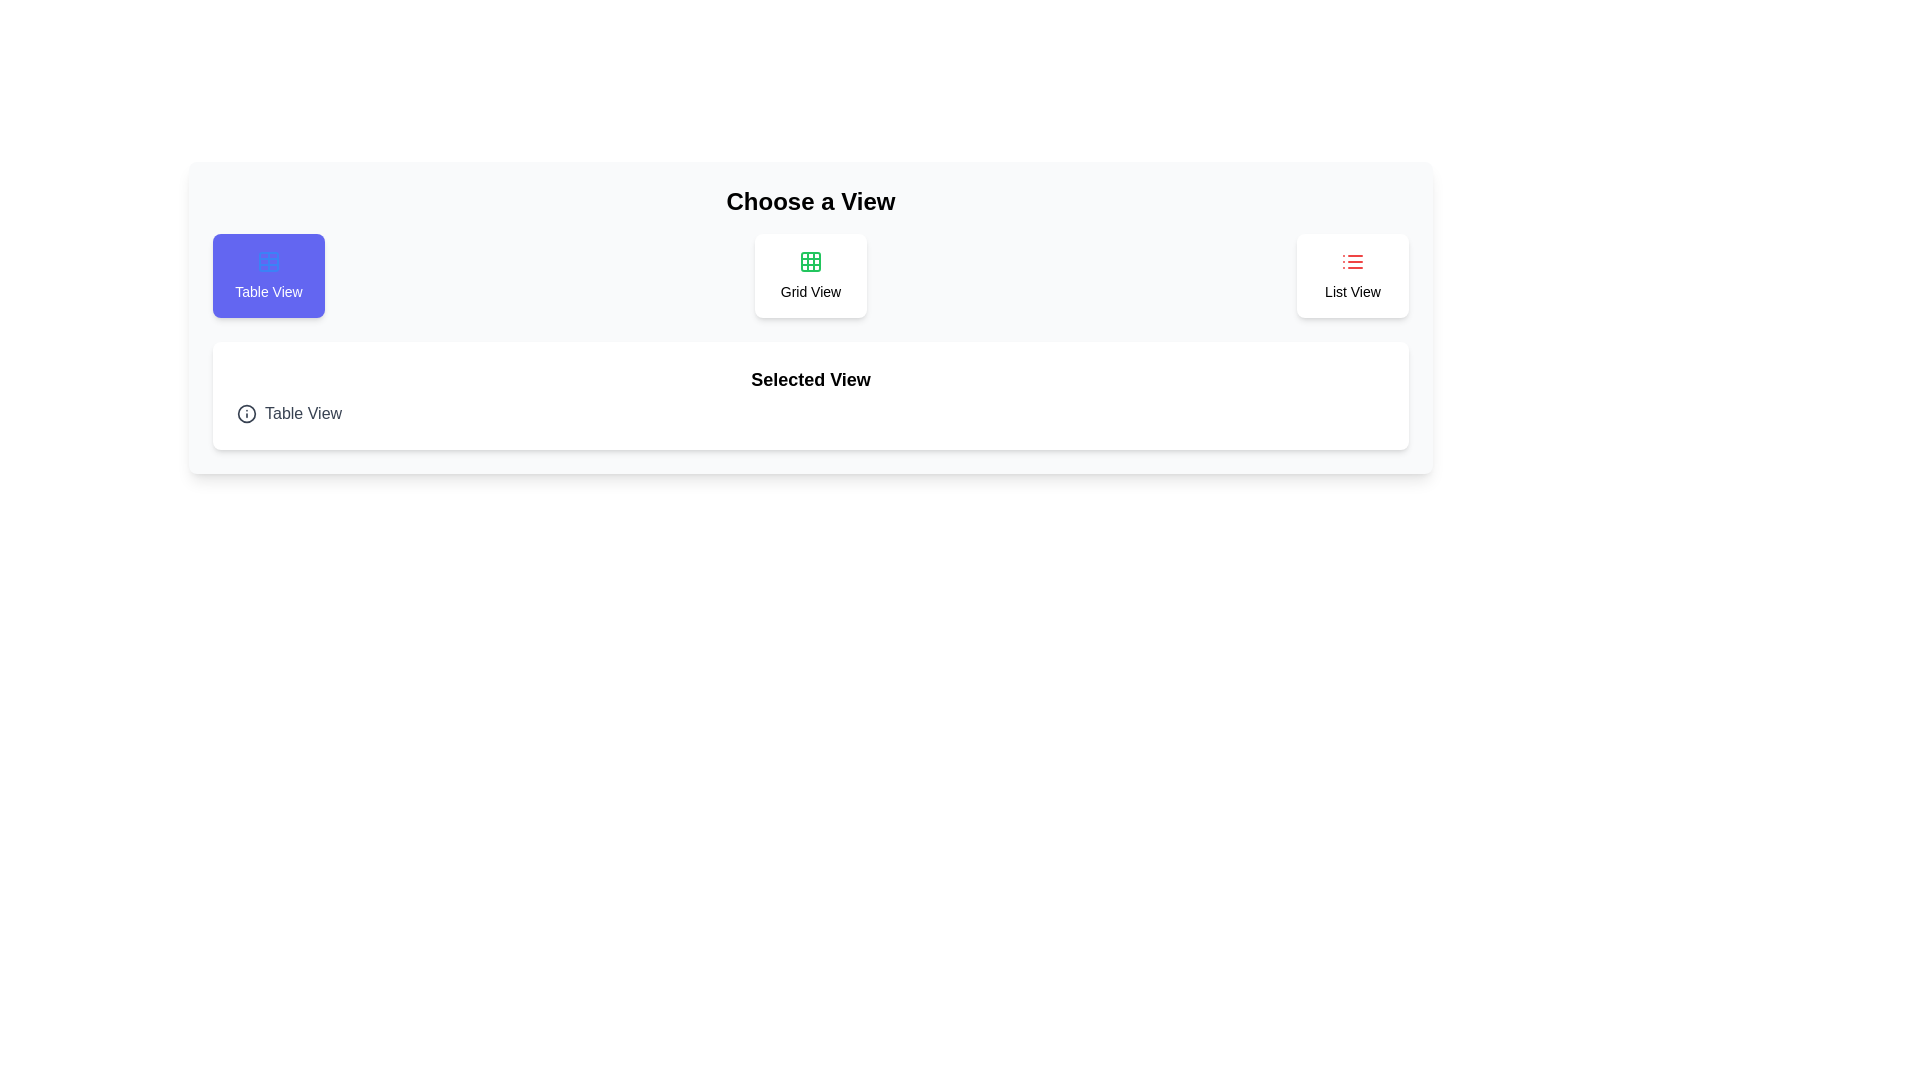  What do you see at coordinates (811, 261) in the screenshot?
I see `the 'Grid View' button containing the green-stroked 3x3 grid icon by clicking on it` at bounding box center [811, 261].